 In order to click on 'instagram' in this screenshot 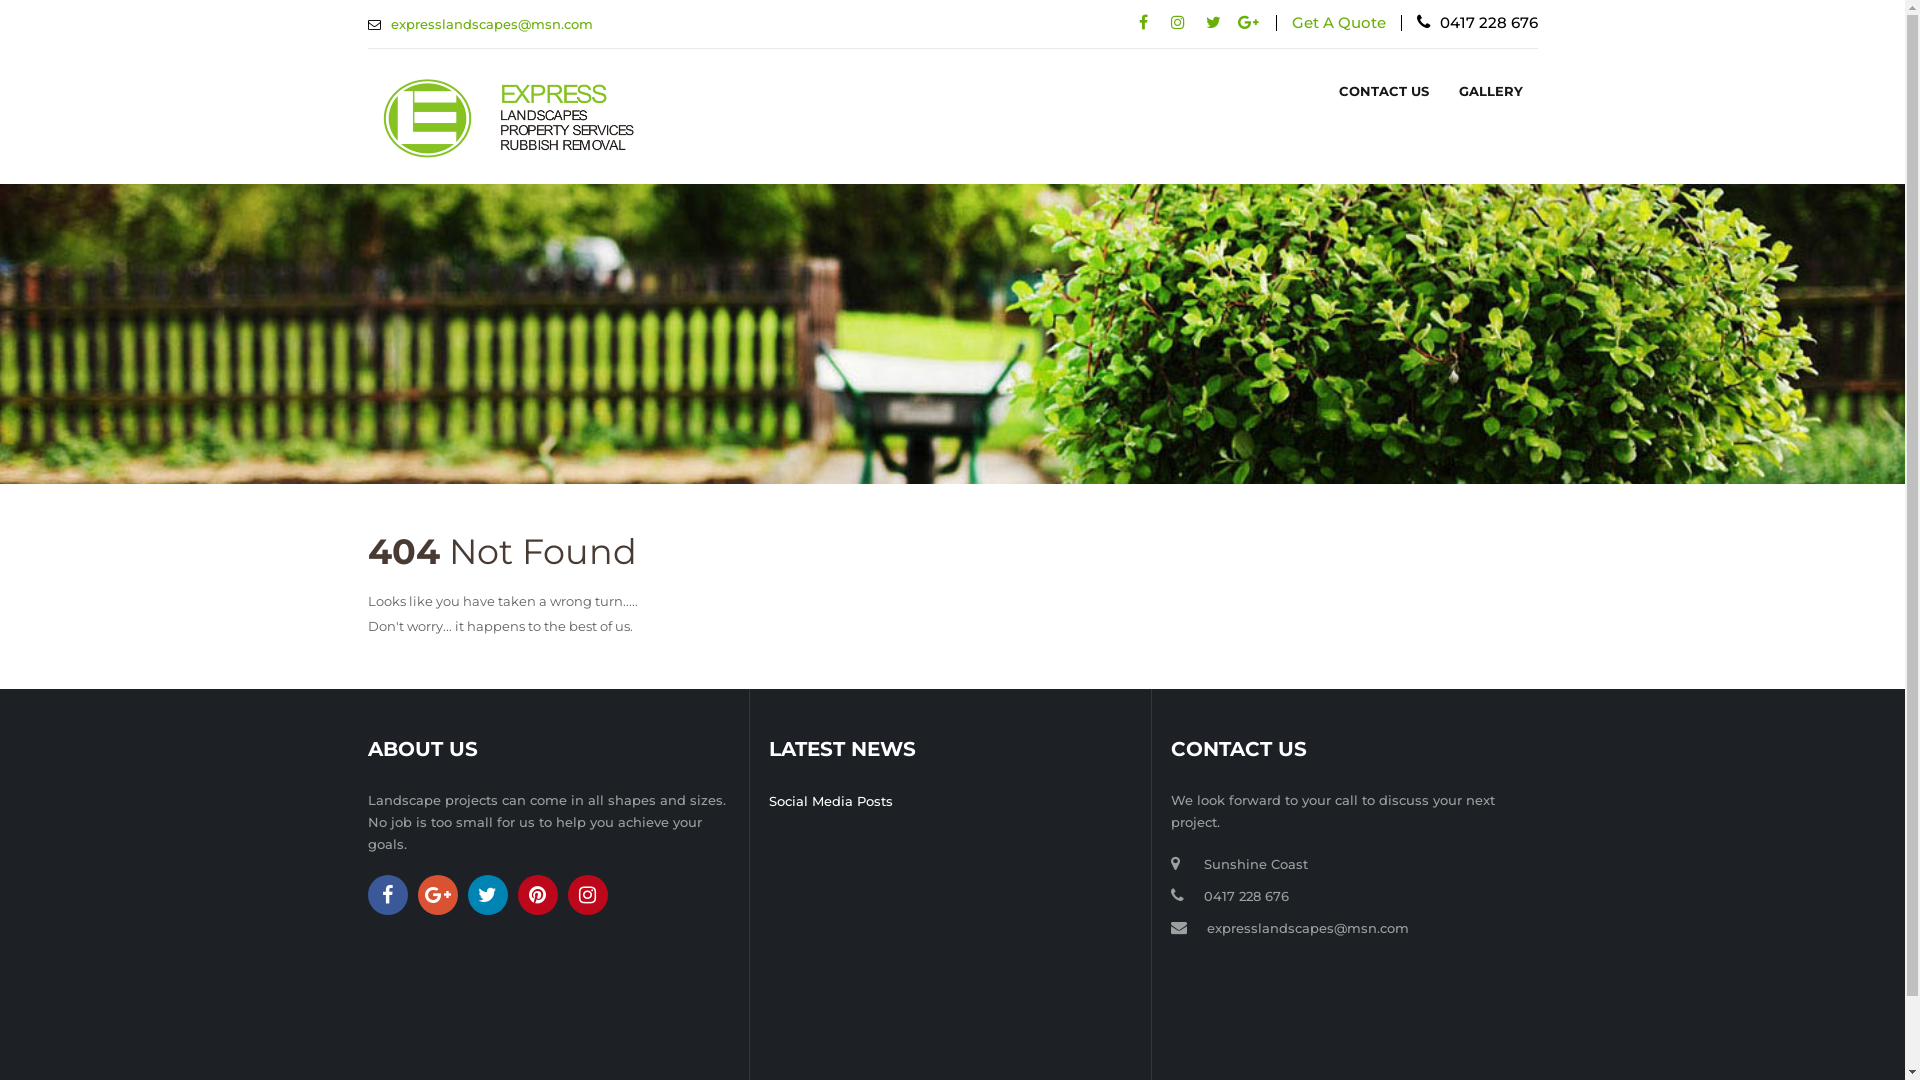, I will do `click(587, 893)`.